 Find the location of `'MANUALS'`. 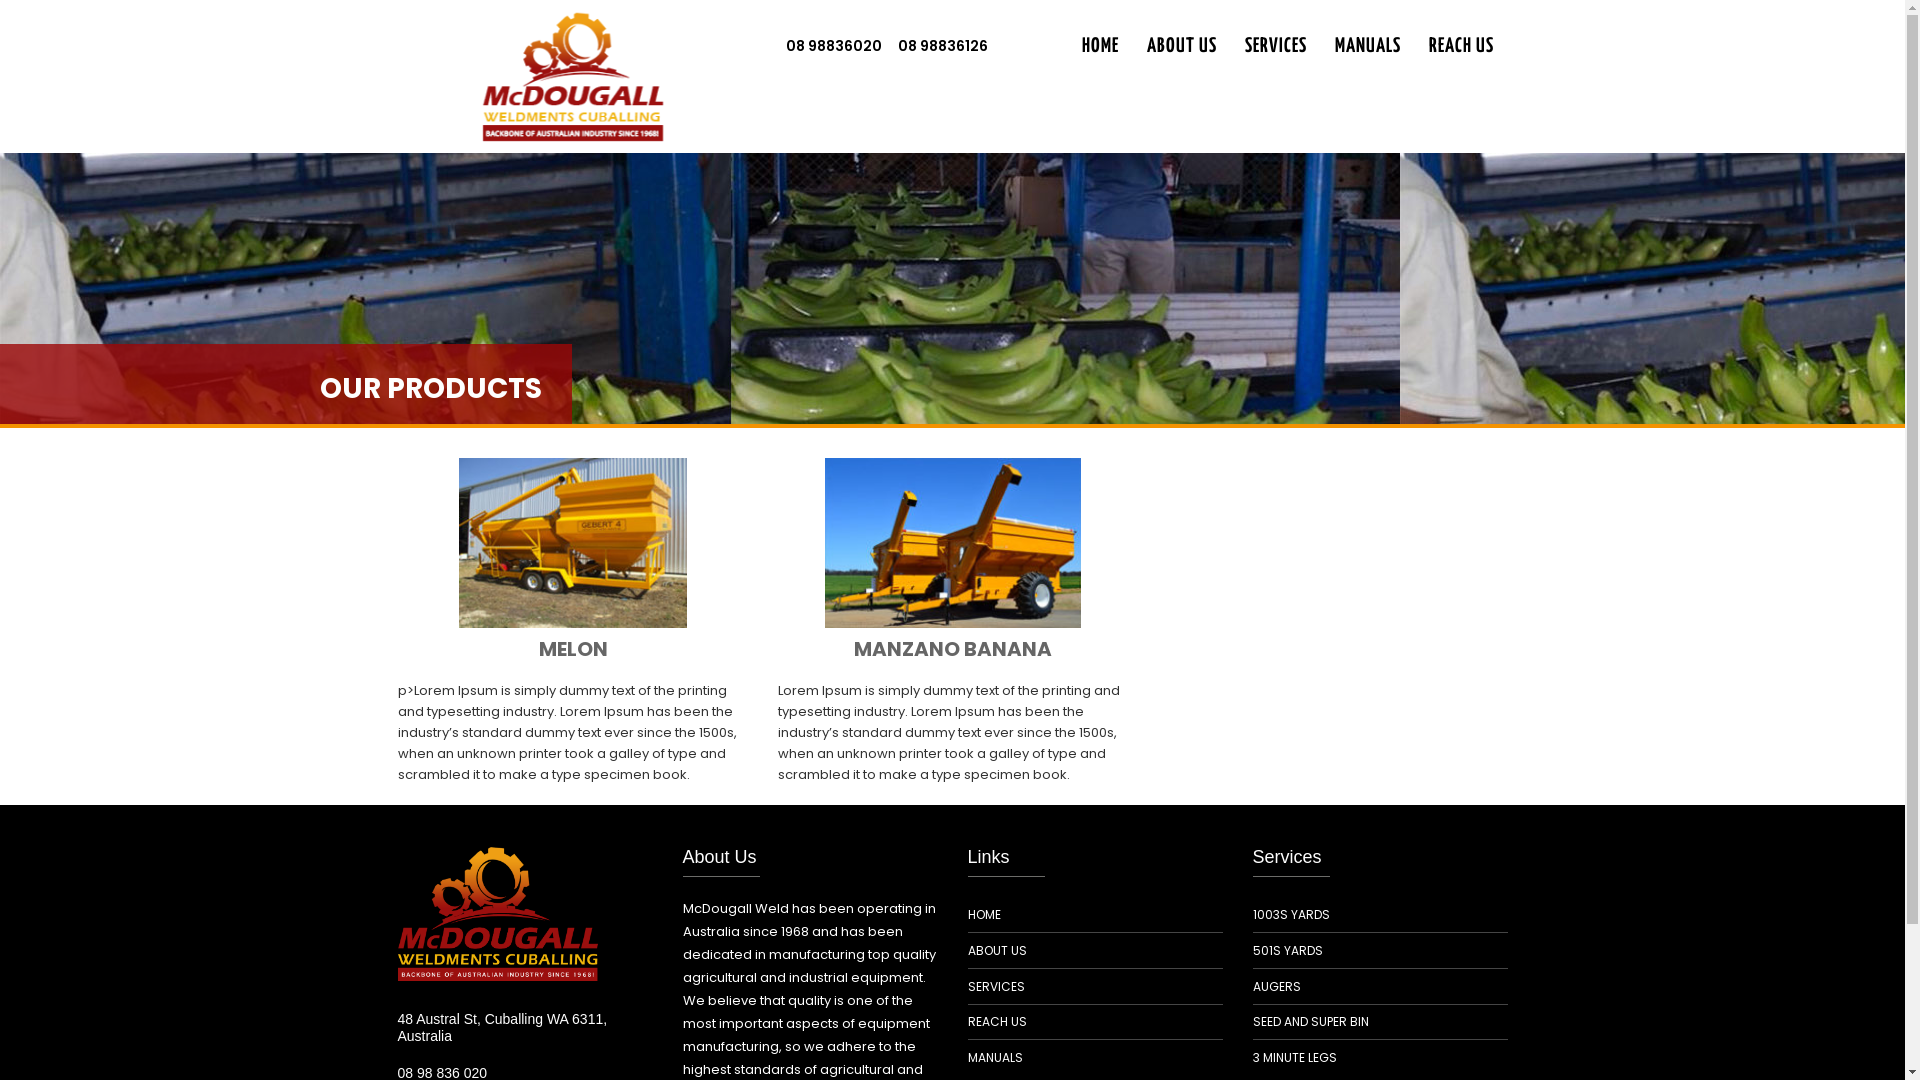

'MANUALS' is located at coordinates (1366, 46).